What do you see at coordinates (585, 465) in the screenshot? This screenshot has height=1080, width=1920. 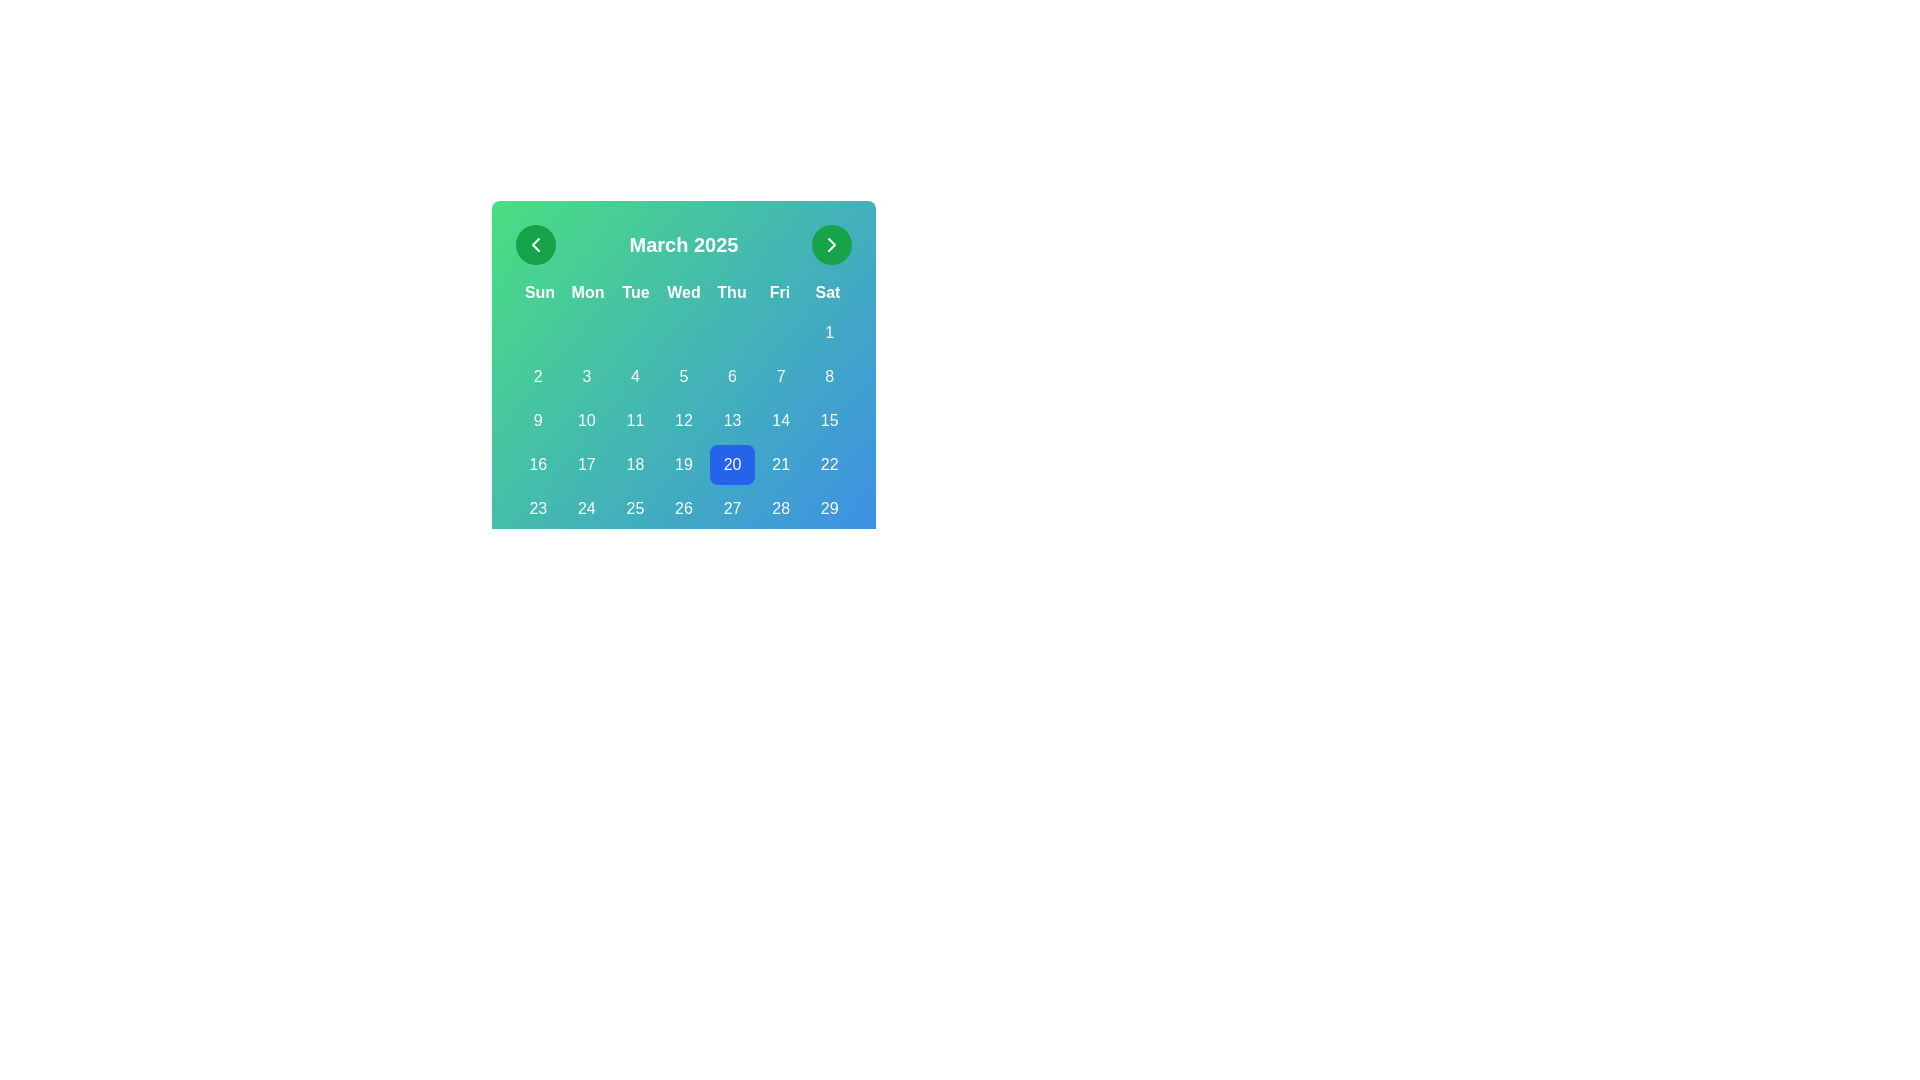 I see `the rounded rectangular button displaying the number '17' in the calendar grid for March 2025` at bounding box center [585, 465].